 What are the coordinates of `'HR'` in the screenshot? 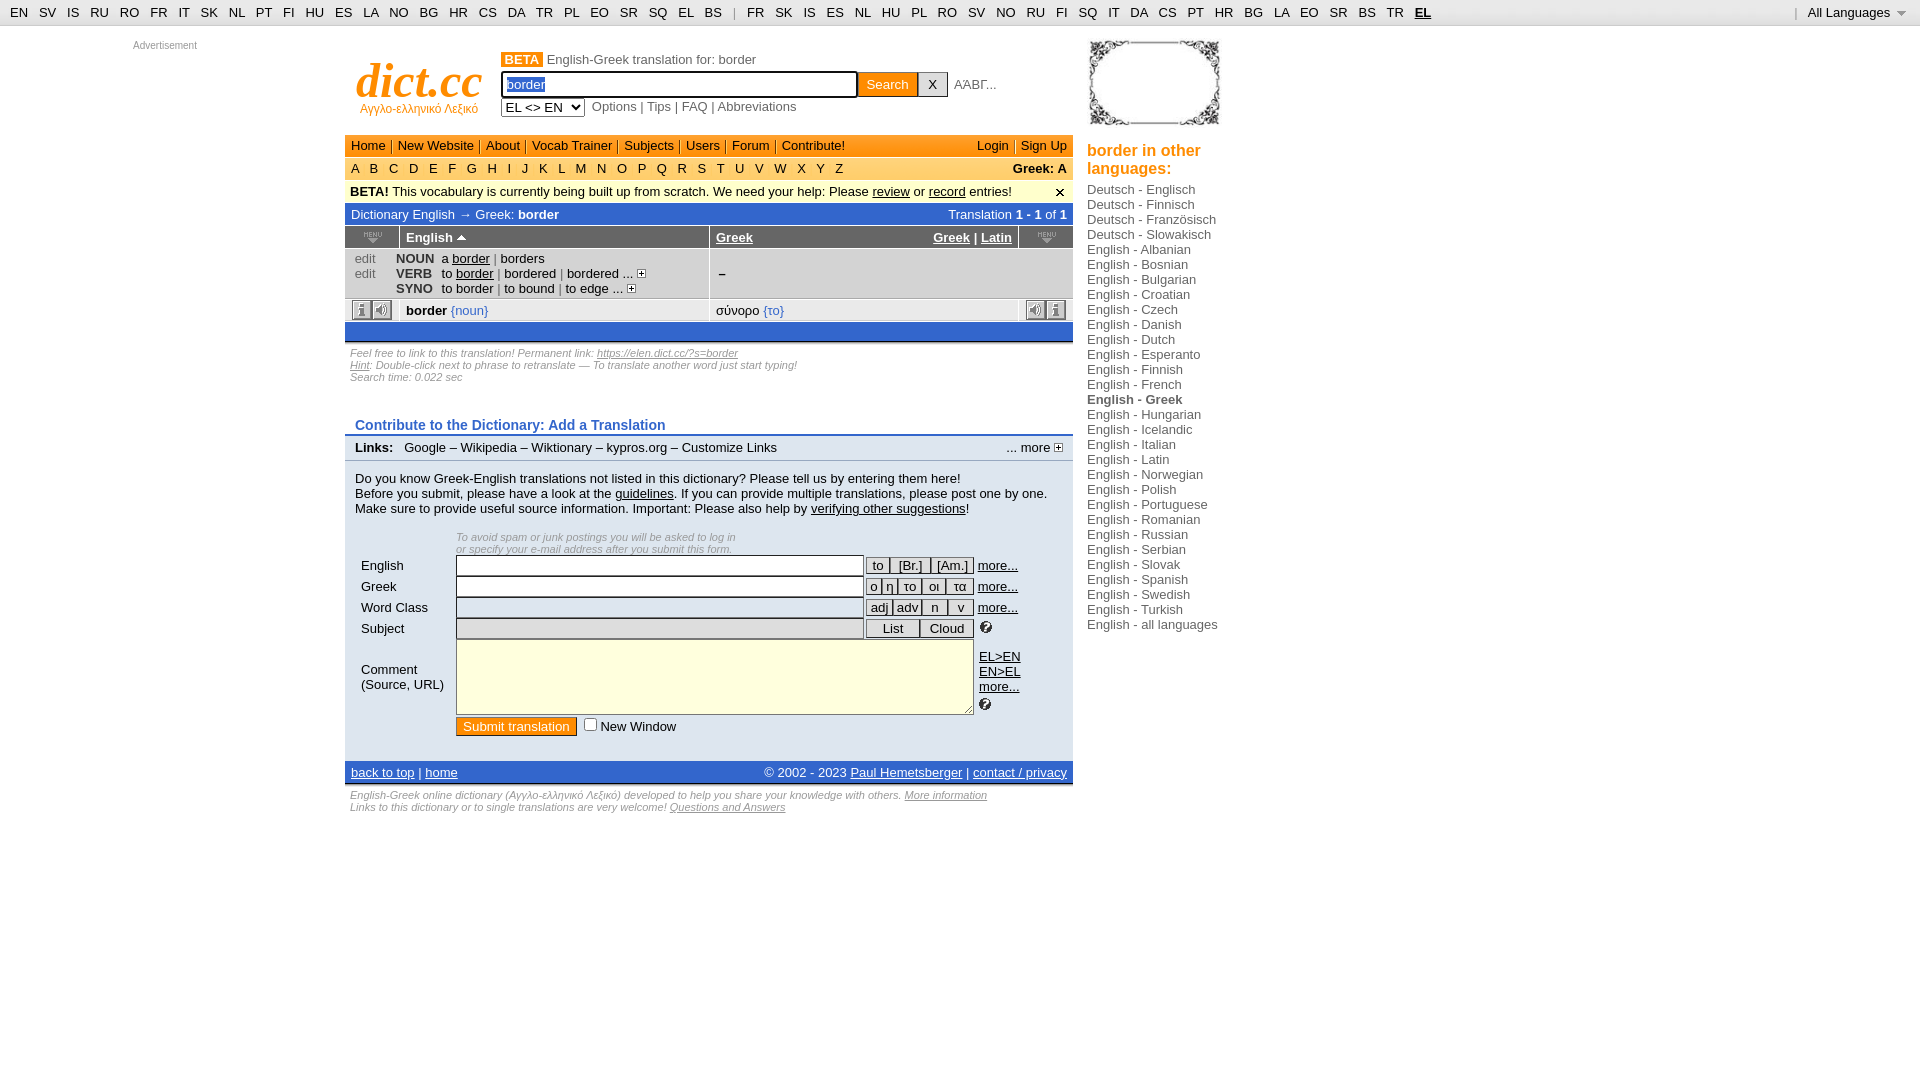 It's located at (457, 12).